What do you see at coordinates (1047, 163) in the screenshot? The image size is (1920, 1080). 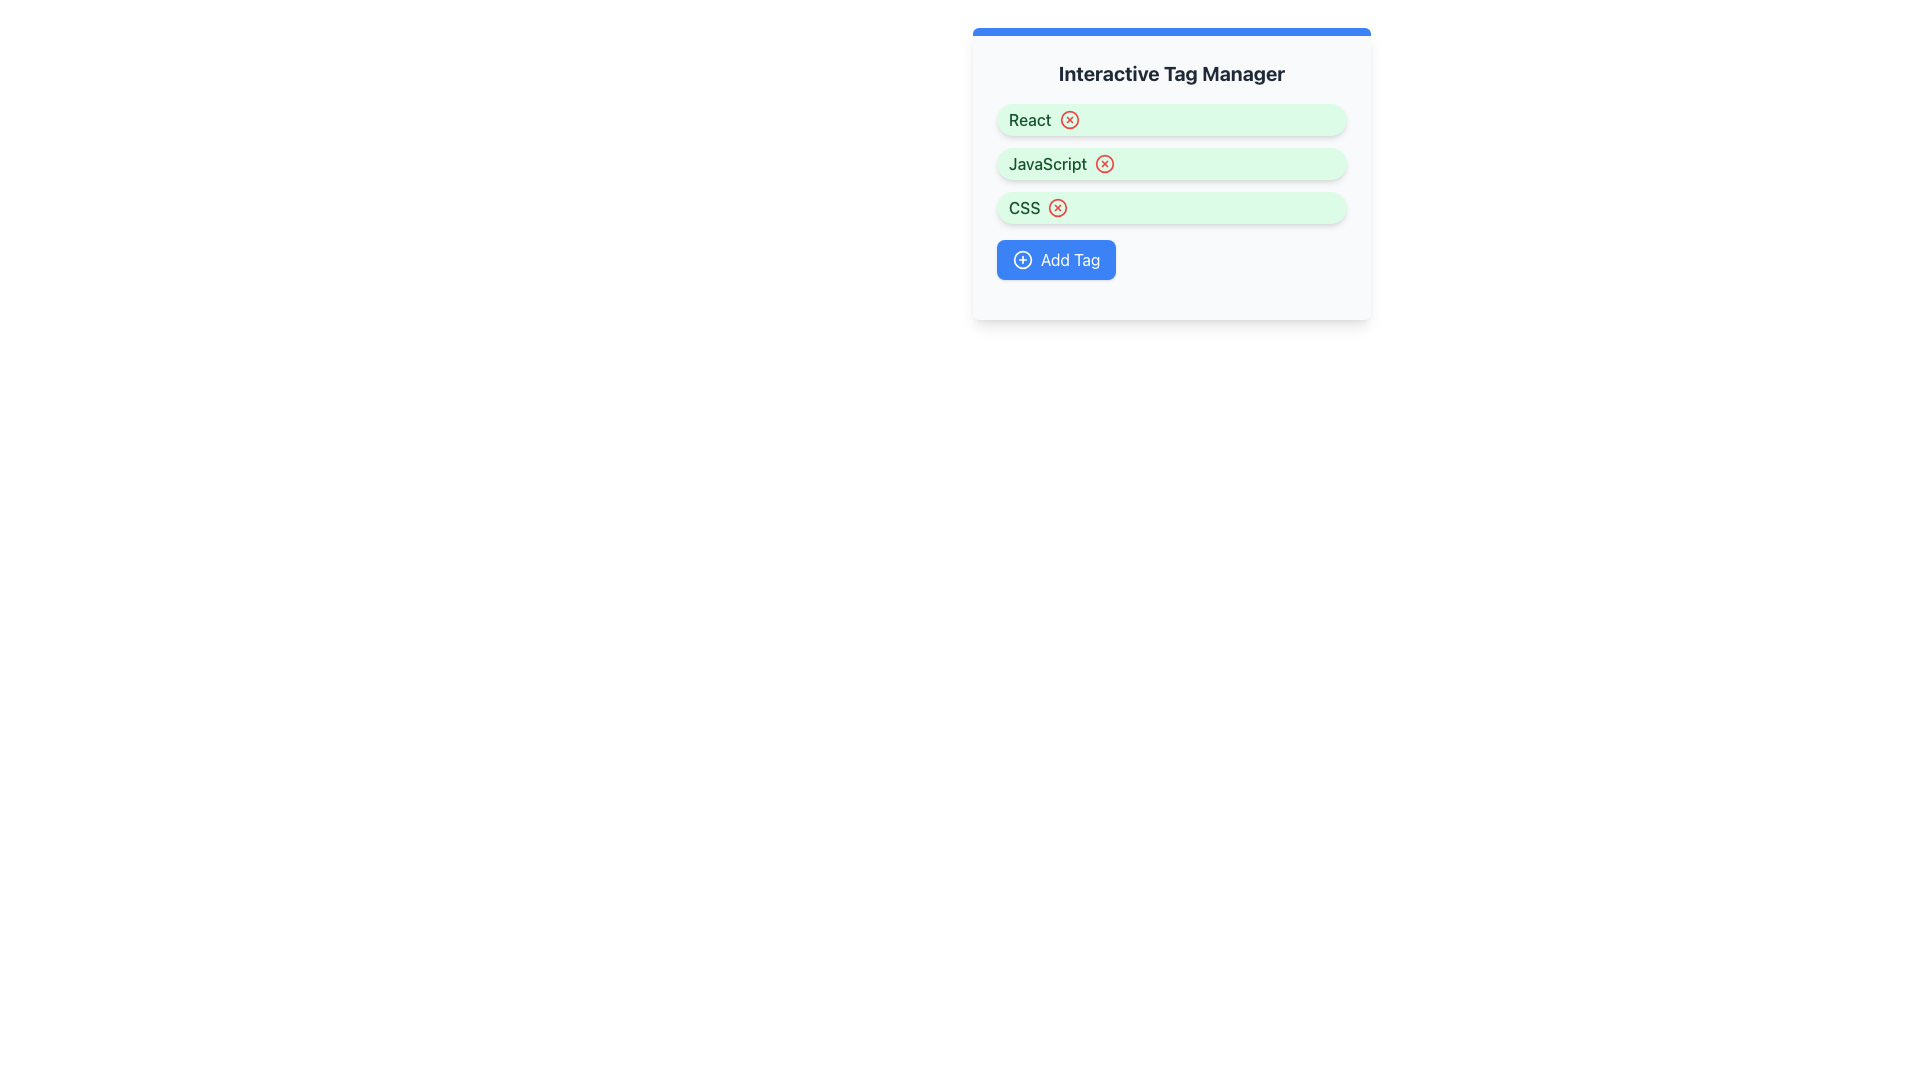 I see `the 'JavaScript' text label within the tag management interface, which is centrally positioned in a light green rounded badge` at bounding box center [1047, 163].